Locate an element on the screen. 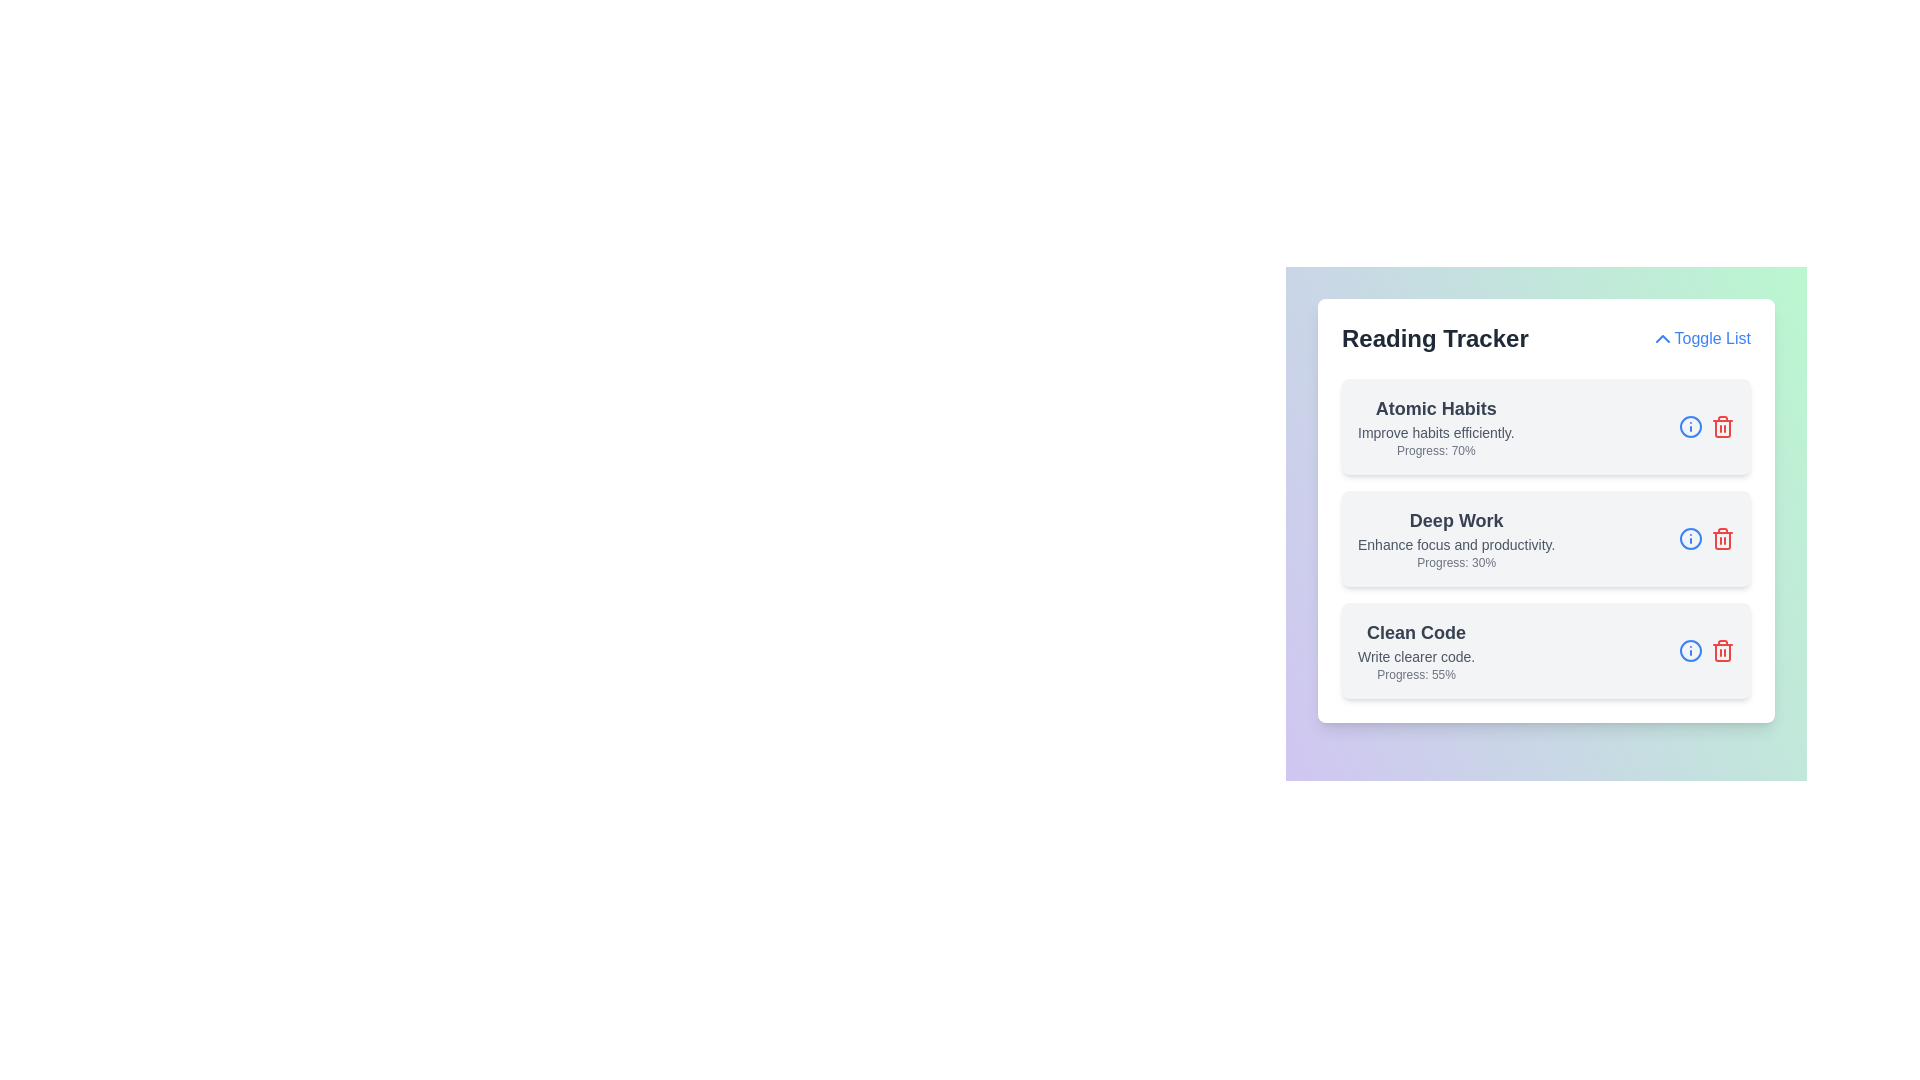  the 'Reading Tracker' title bar which includes the 'Toggle List' hyperlink is located at coordinates (1545, 338).